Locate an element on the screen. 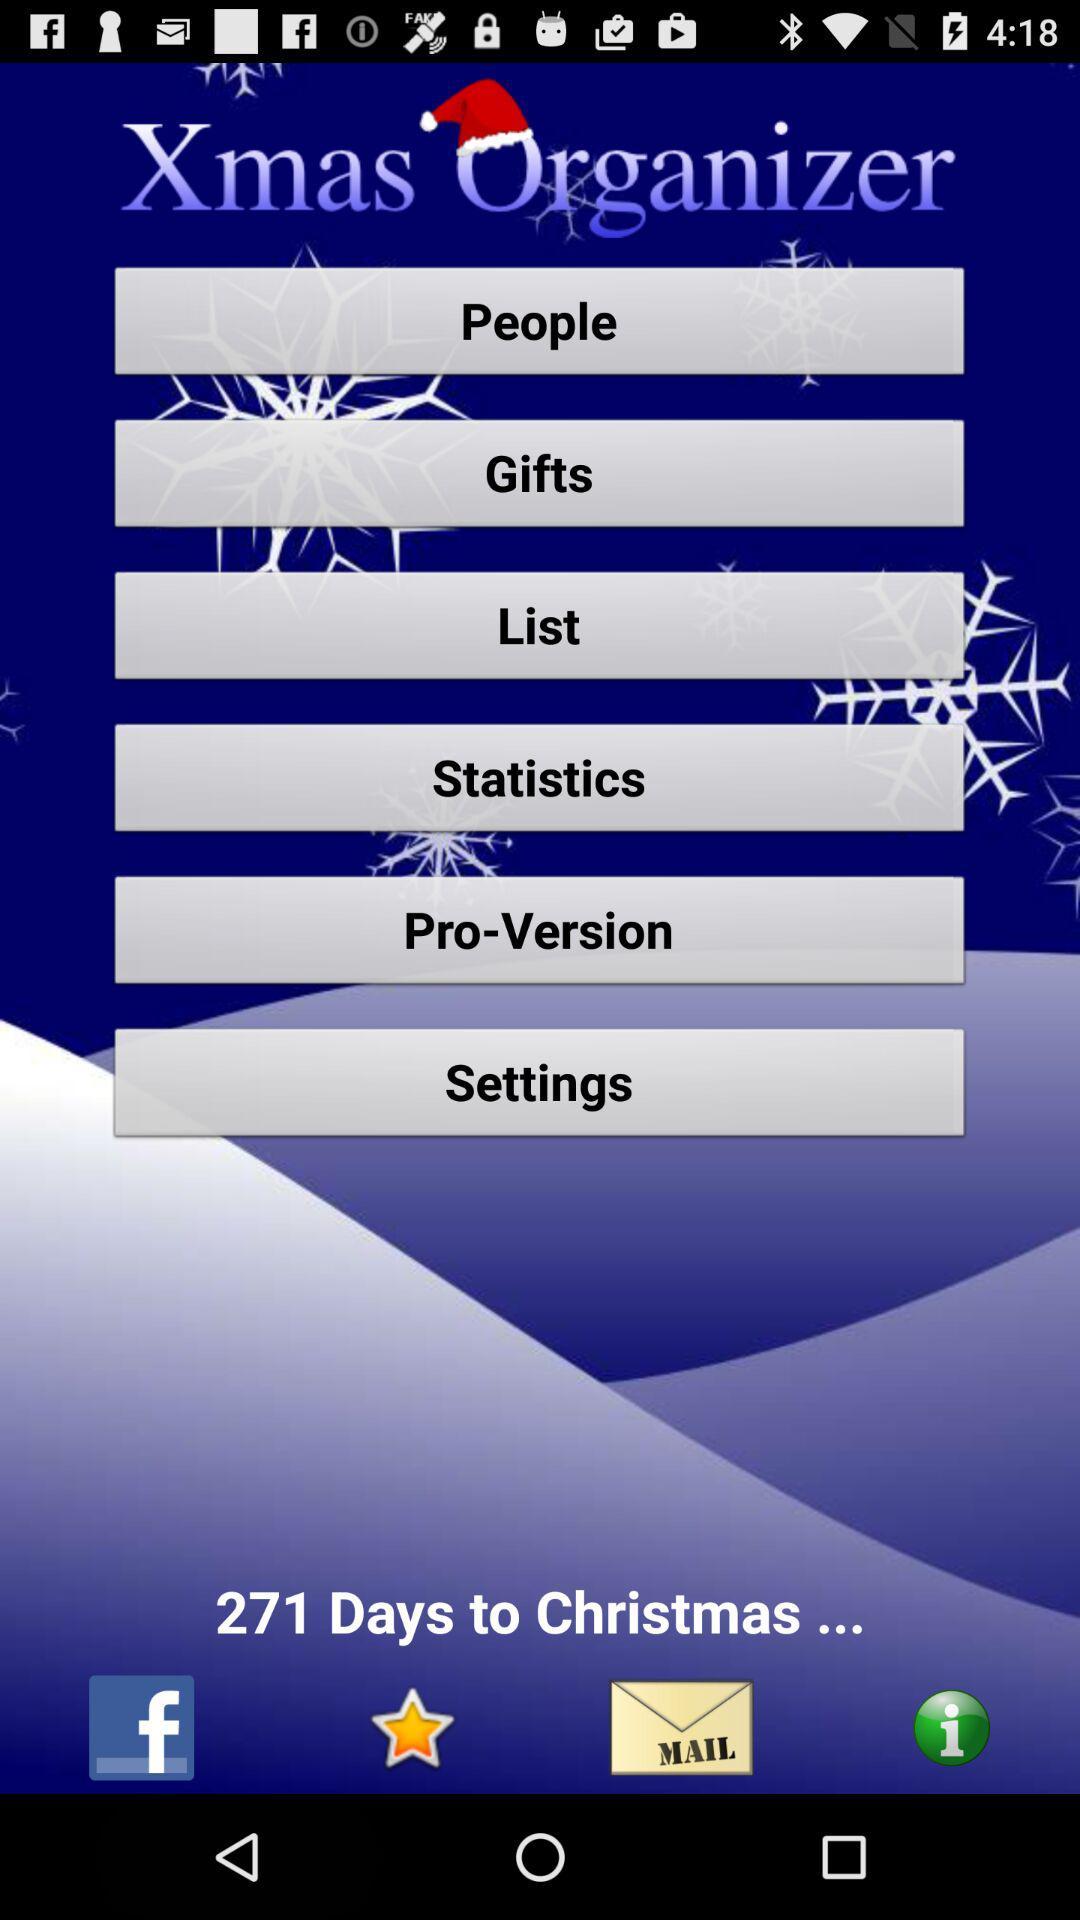  facebook is located at coordinates (140, 1727).